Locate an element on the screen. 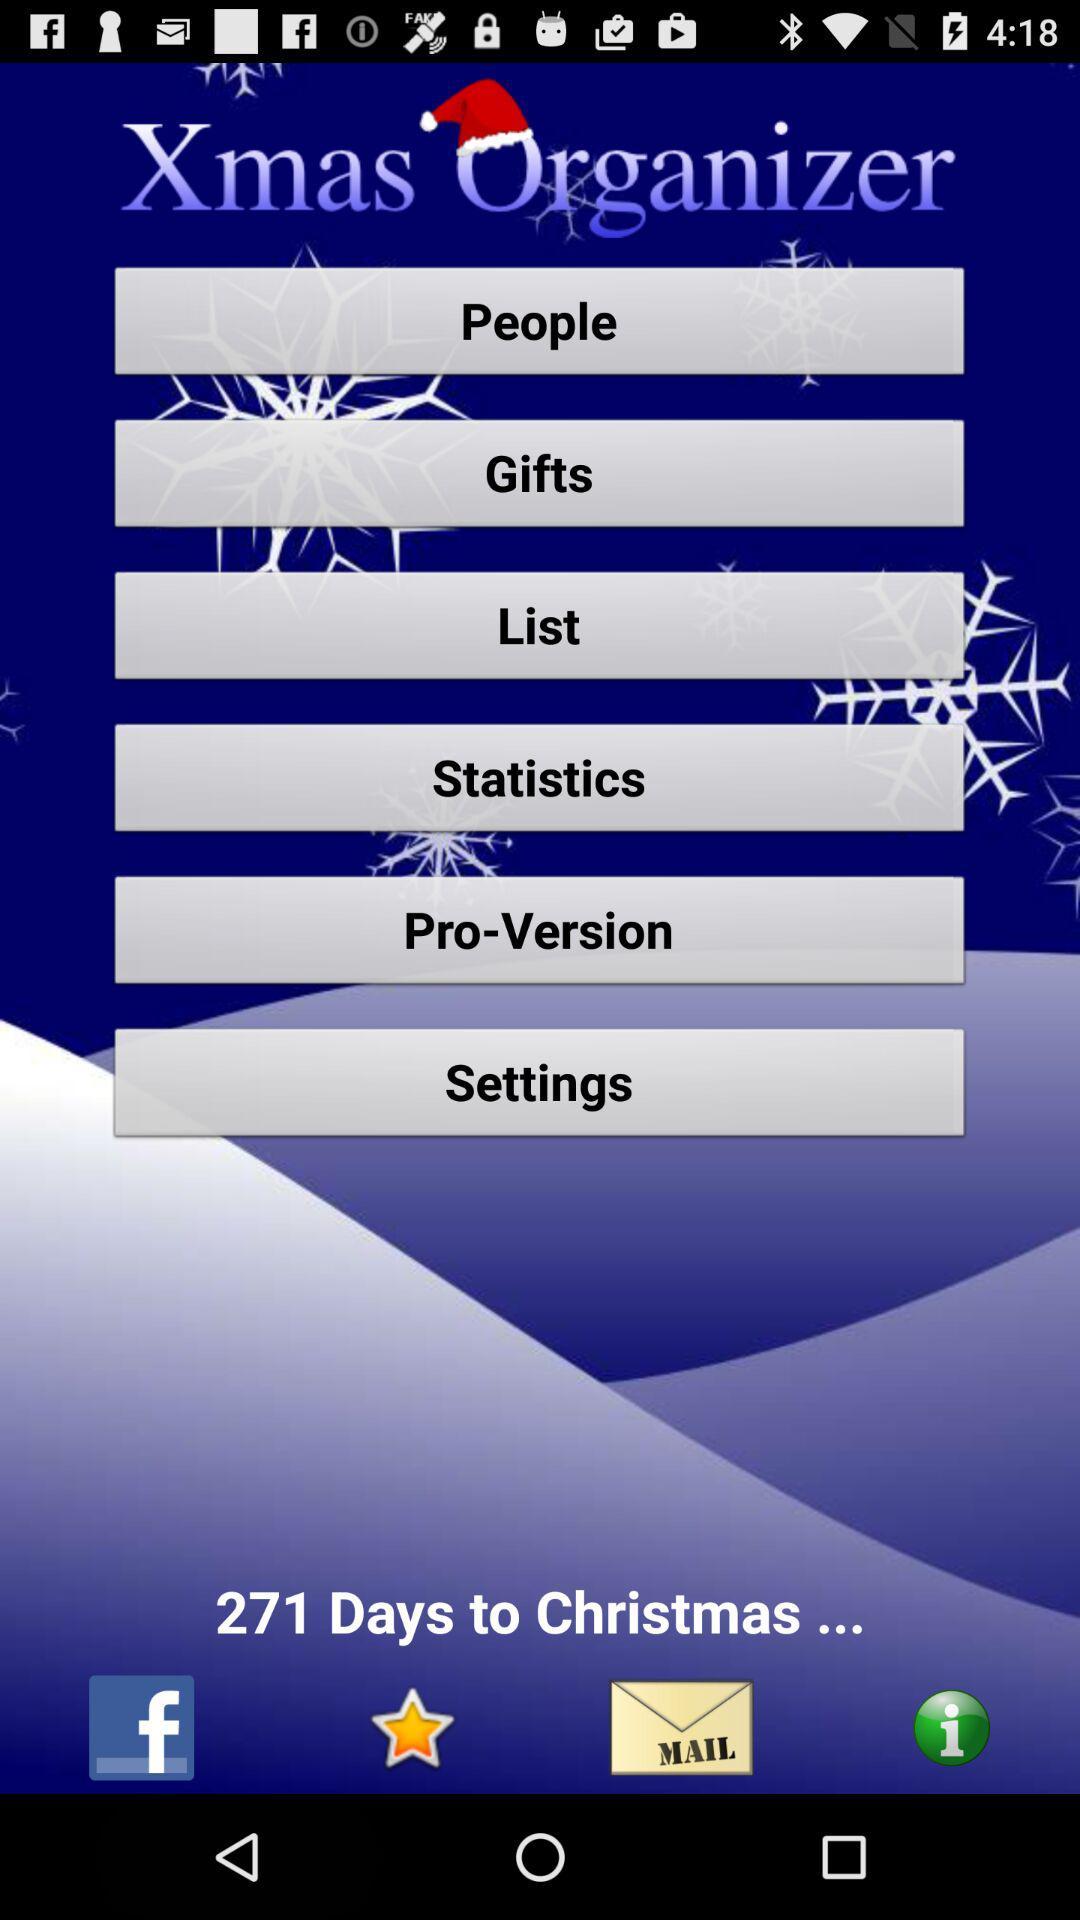  facebook is located at coordinates (140, 1727).